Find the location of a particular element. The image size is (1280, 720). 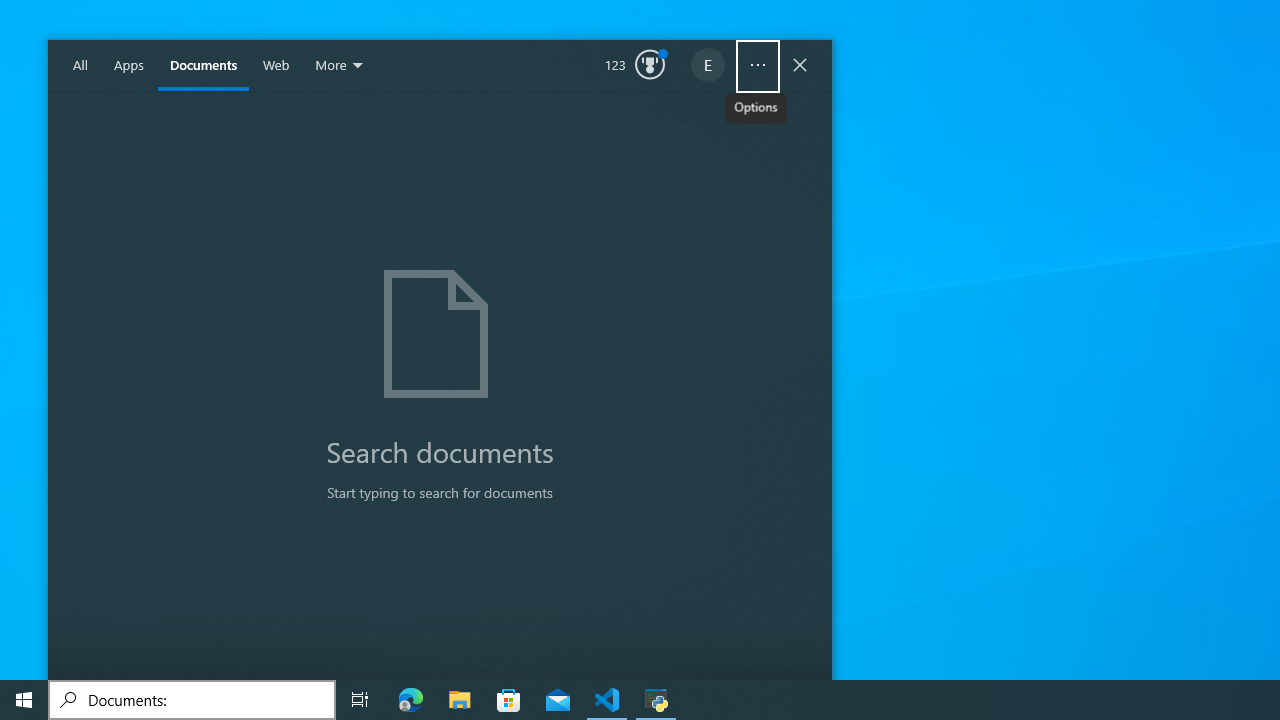

'Apps' is located at coordinates (128, 65).